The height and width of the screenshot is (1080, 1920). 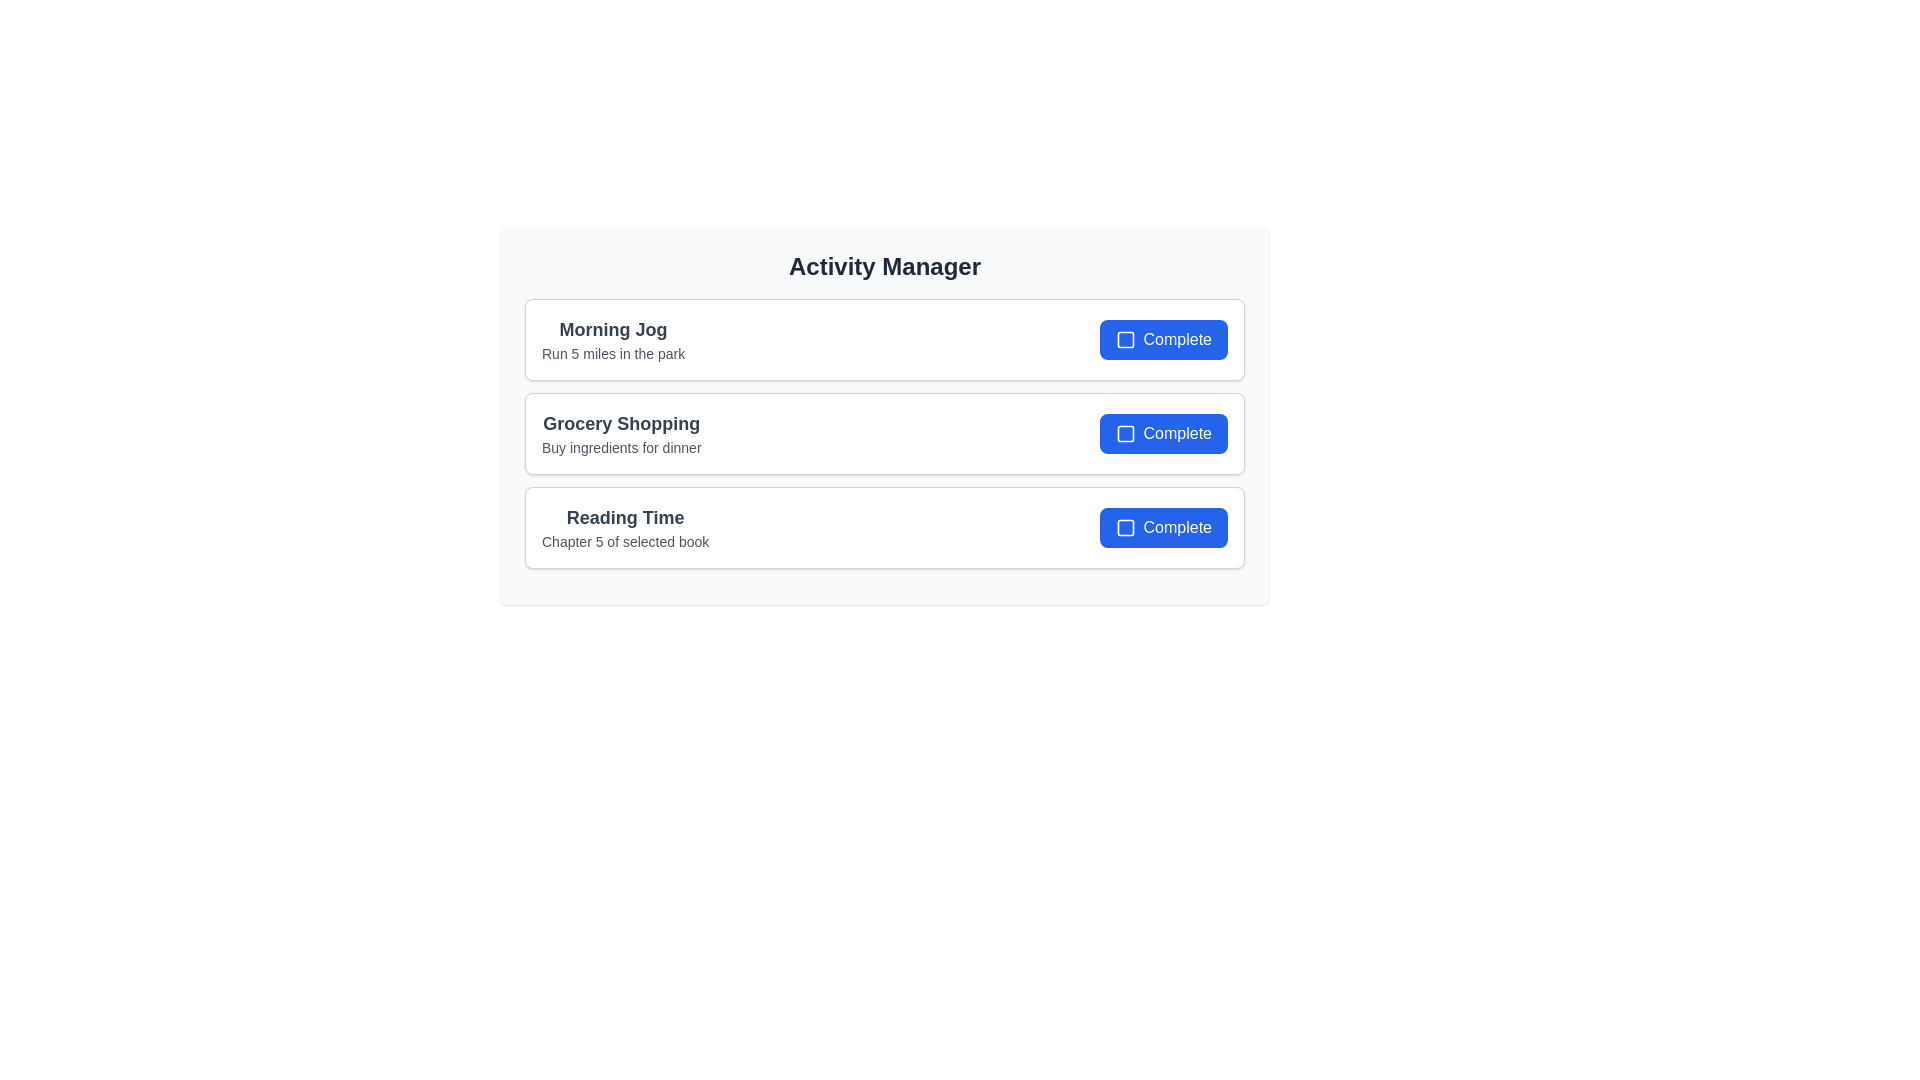 What do you see at coordinates (1125, 433) in the screenshot?
I see `the checkbox located in the middle-left area of the 'Complete' button associated with the 'Grocery Shopping' list item` at bounding box center [1125, 433].